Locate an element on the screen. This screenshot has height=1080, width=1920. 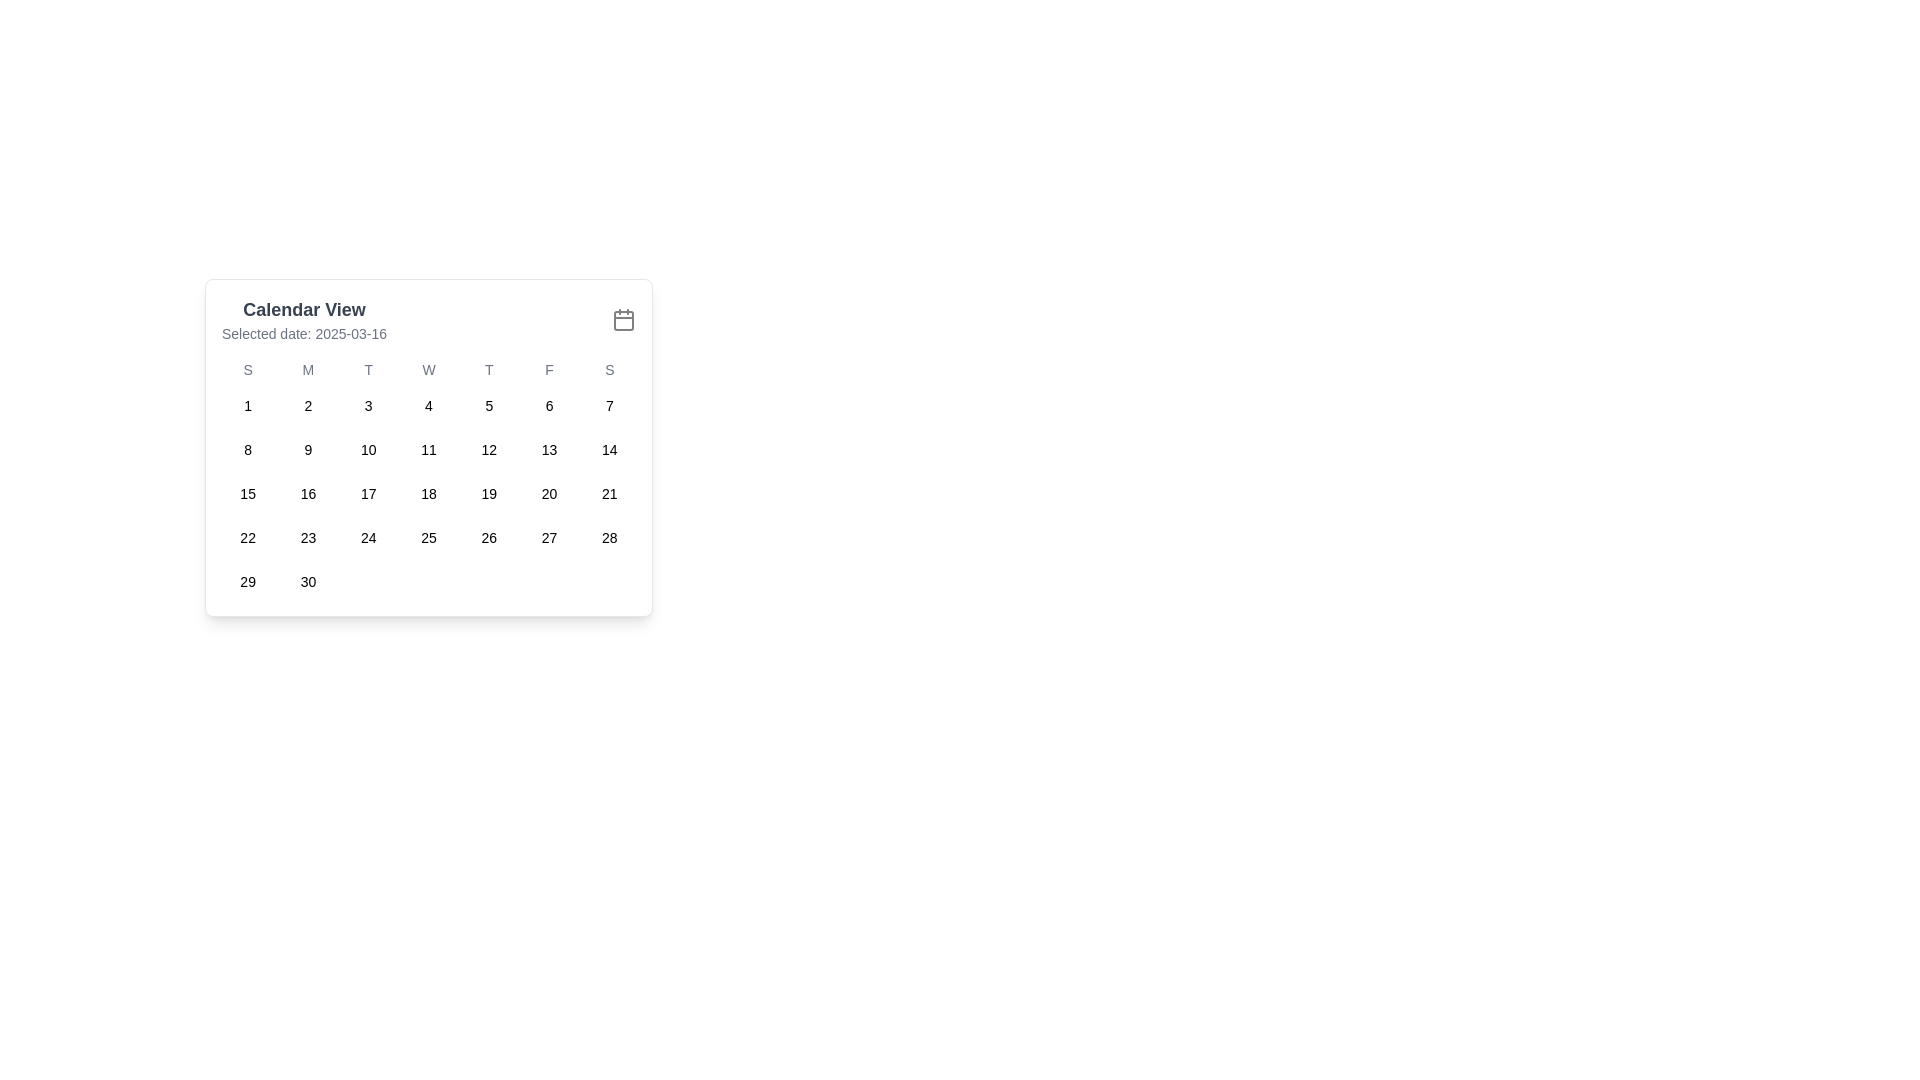
the date button representing the 30th in the calendar grid, located in the sixth row and second column of the grid, under the title 'Calendar View' is located at coordinates (307, 582).